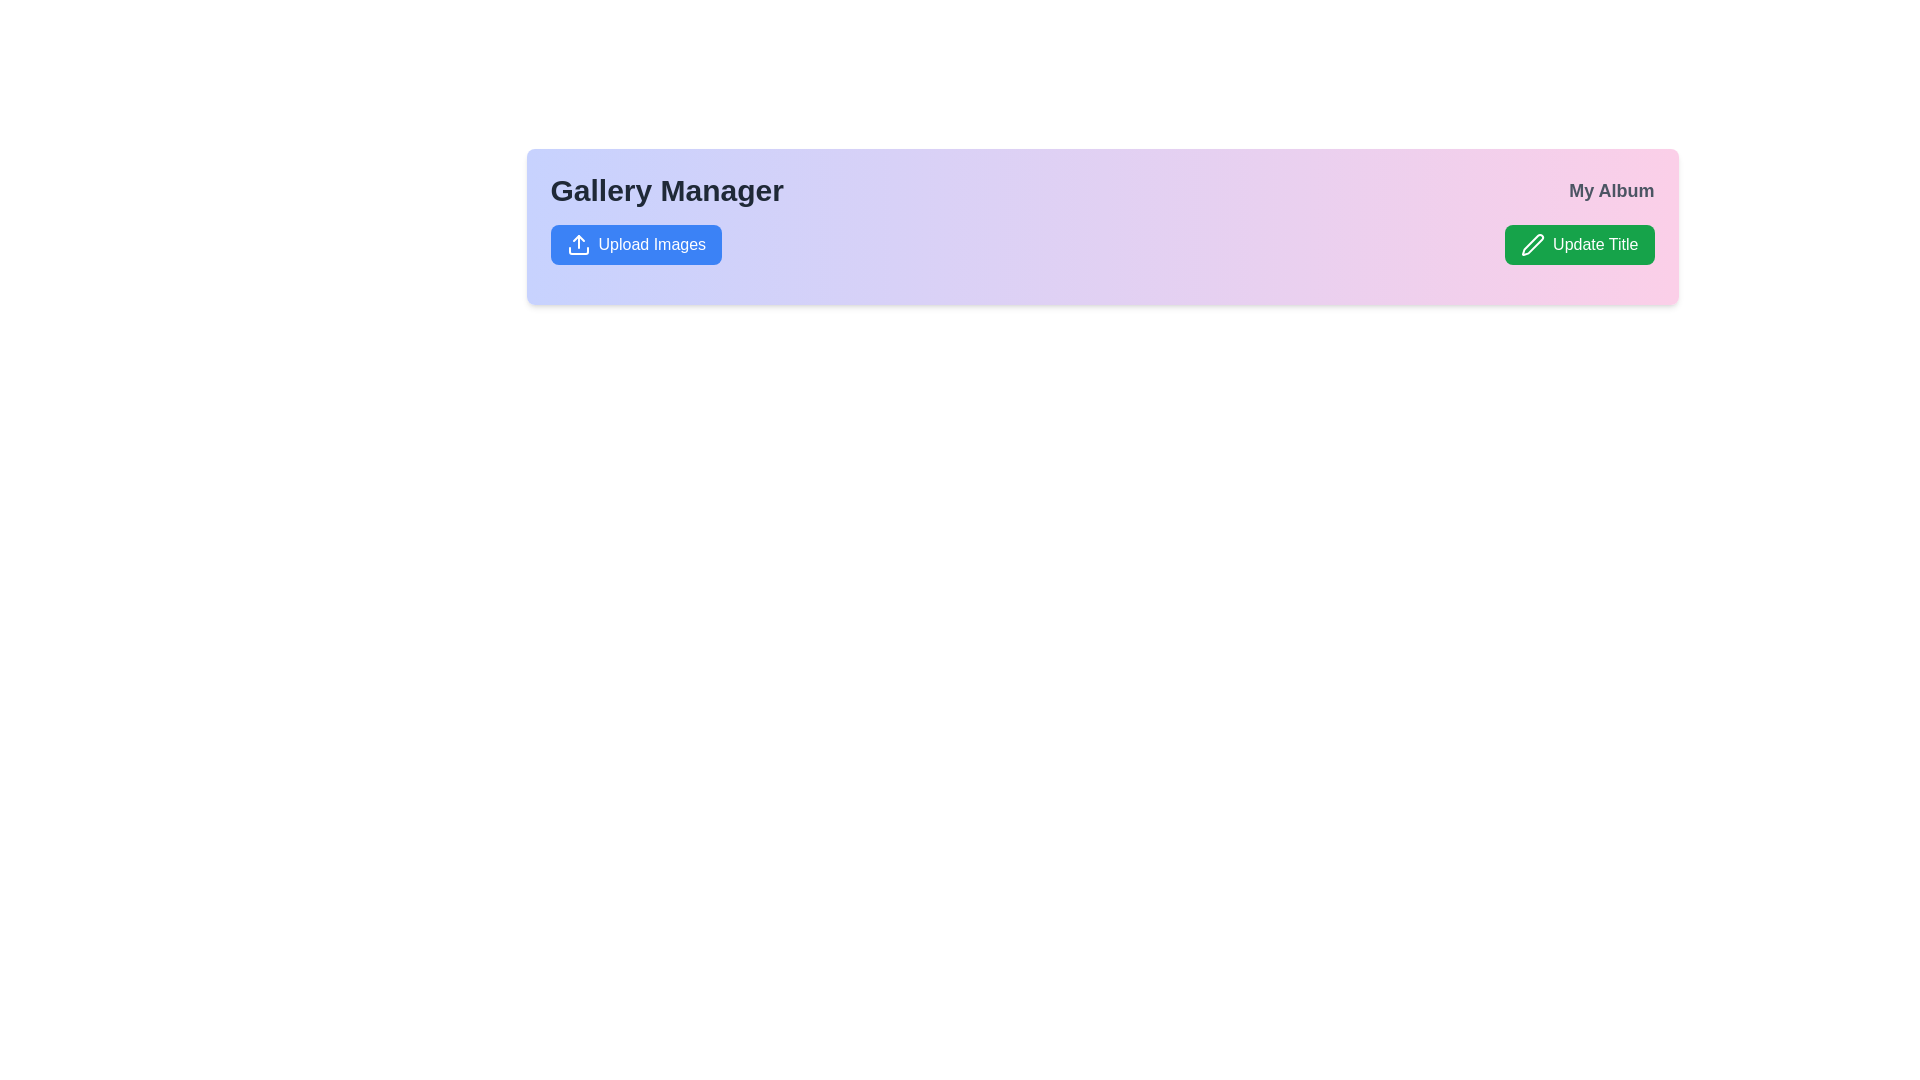 This screenshot has width=1920, height=1080. What do you see at coordinates (1532, 244) in the screenshot?
I see `the edit icon embedded within the green 'Update Title' button located on the right side of the top bar` at bounding box center [1532, 244].